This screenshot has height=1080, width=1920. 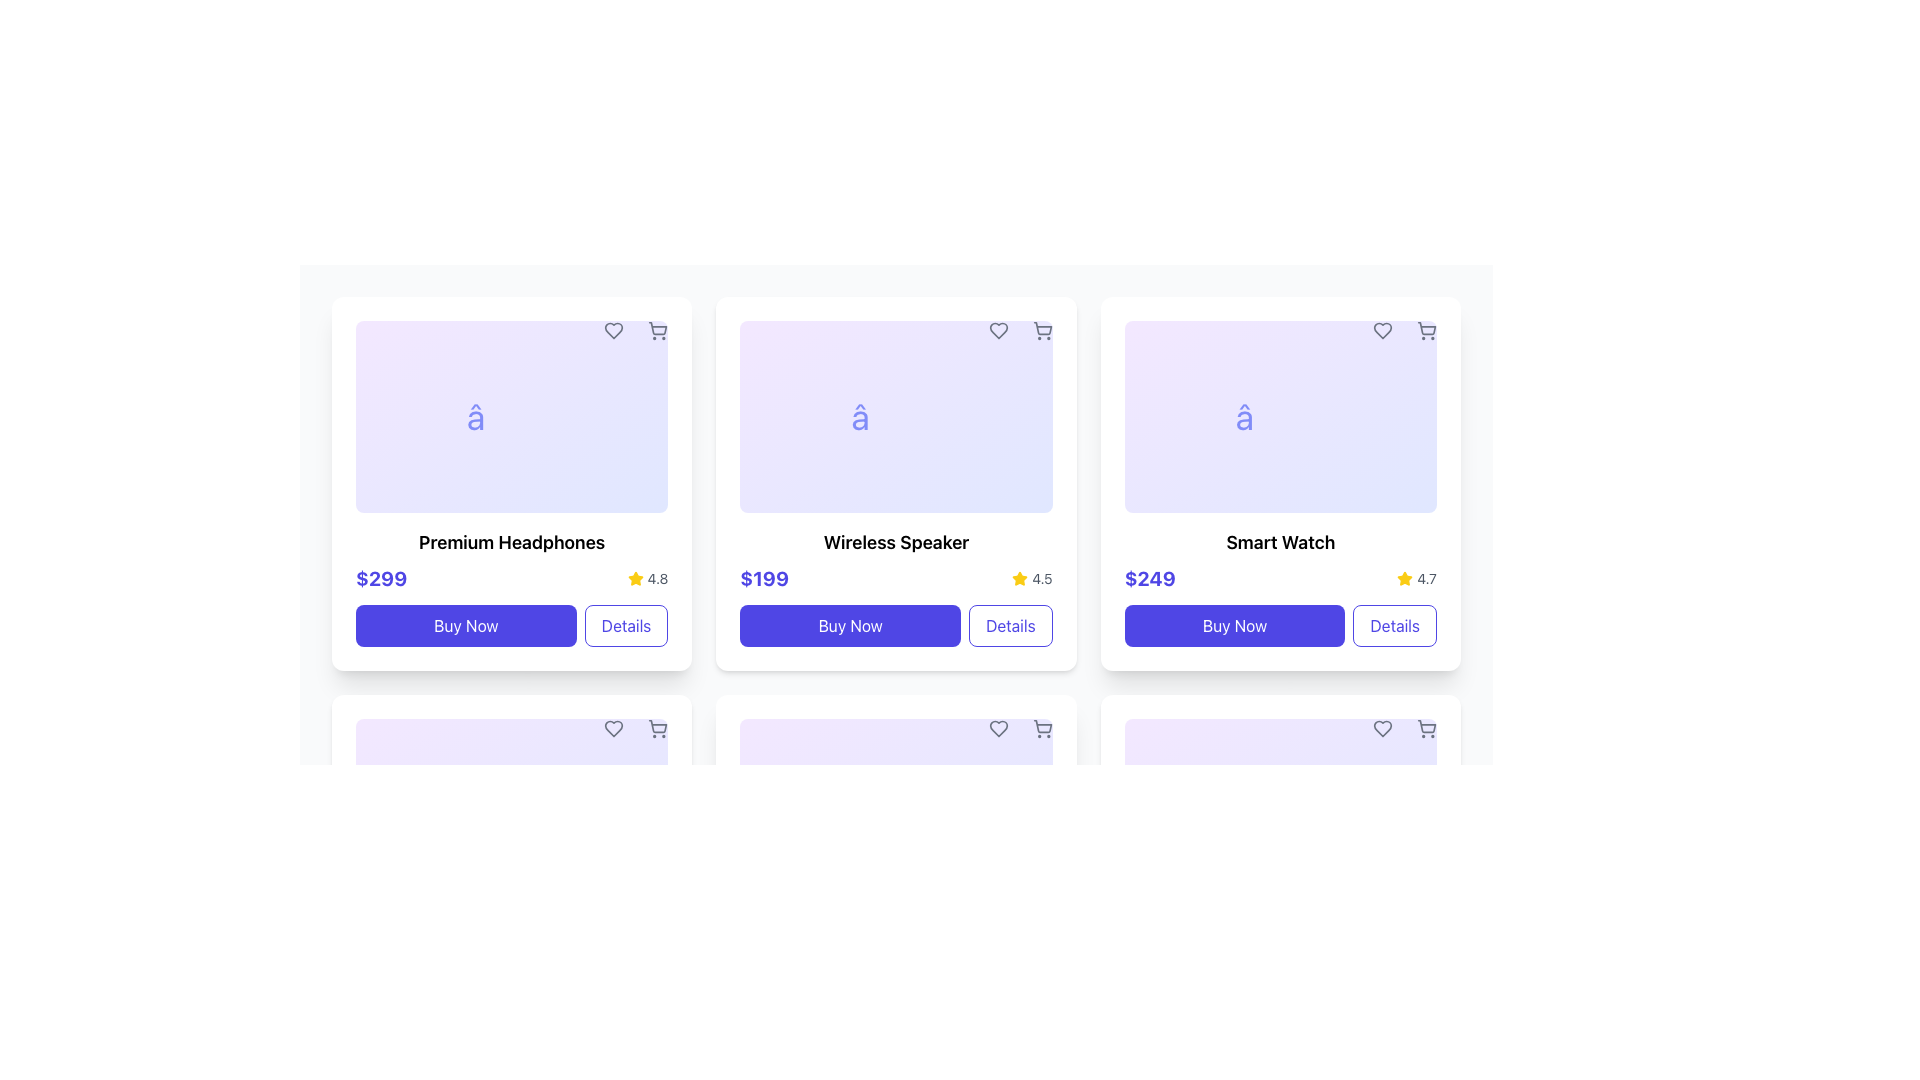 I want to click on the 'Details' button located at the bottom right corner of the 'Smart Watch' card to observe interactive styling changes, so click(x=1394, y=624).